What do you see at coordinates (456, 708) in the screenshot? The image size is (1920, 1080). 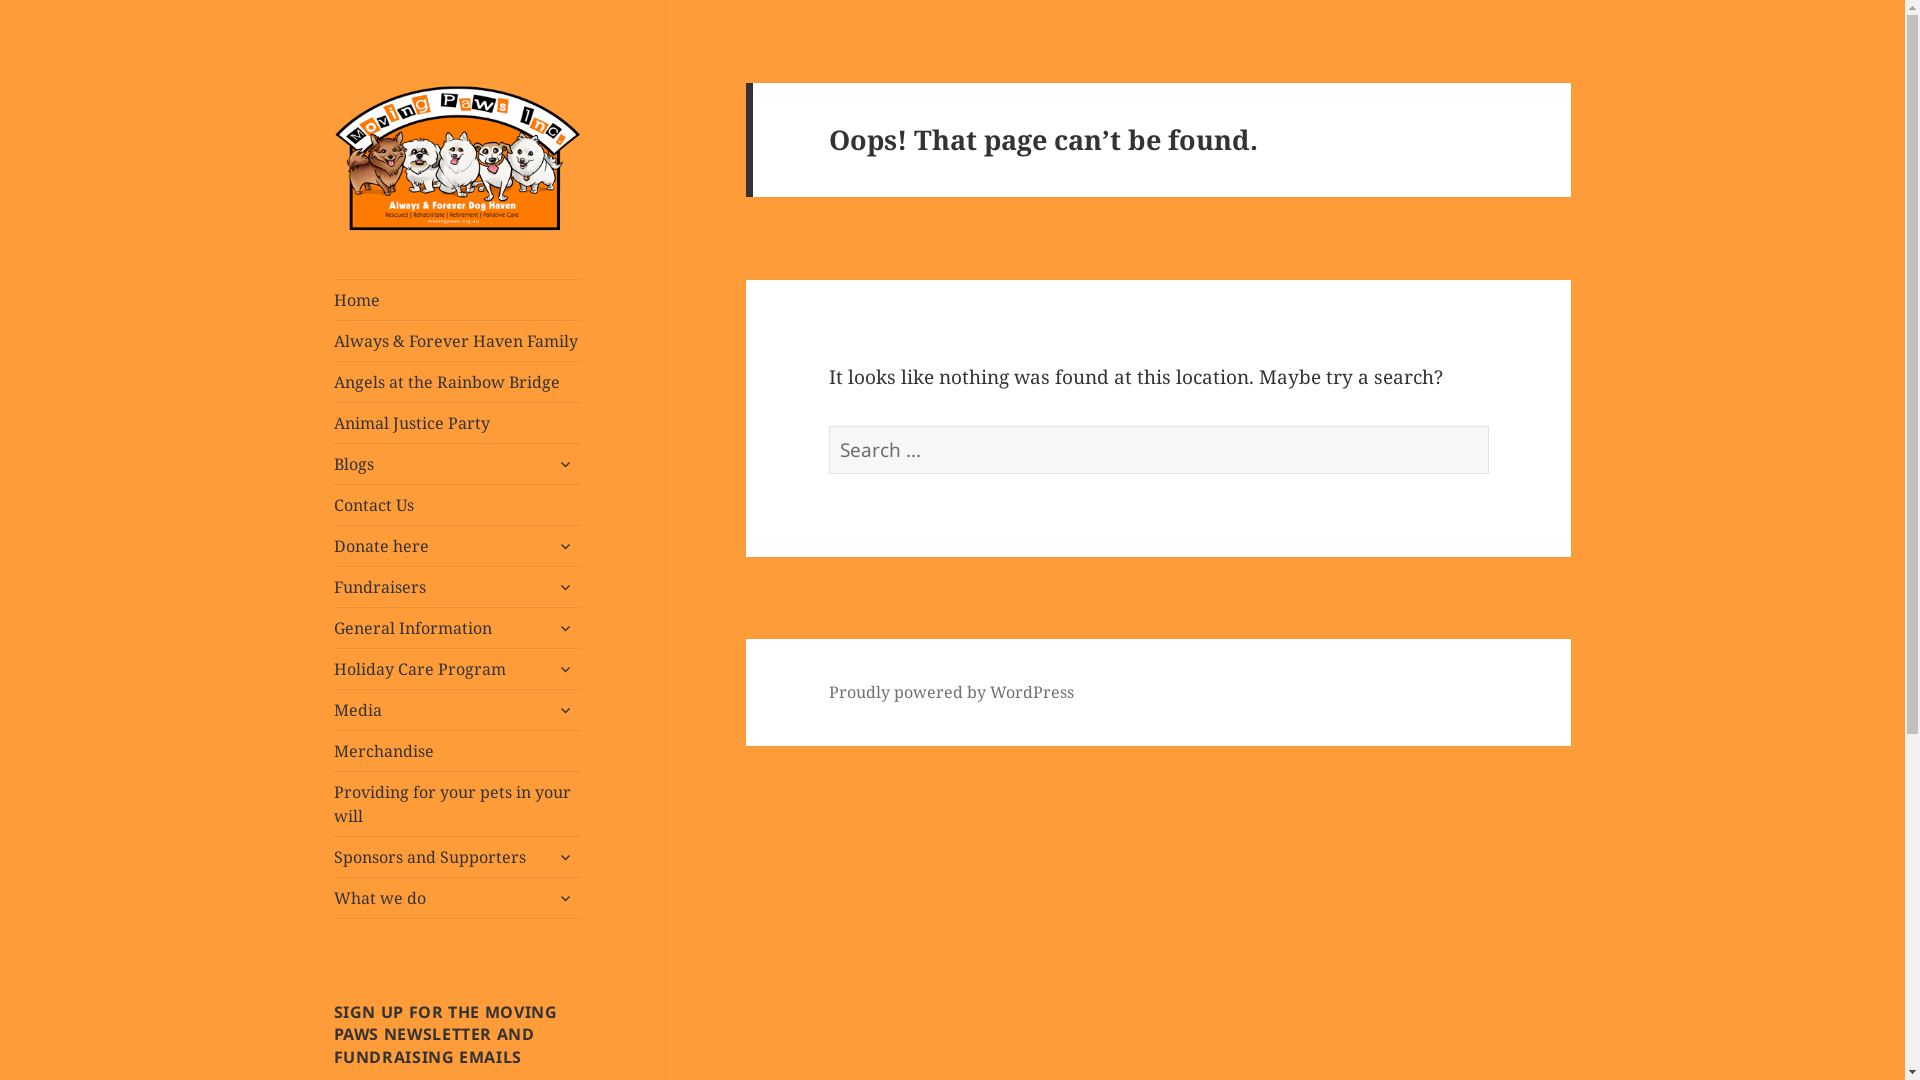 I see `'Media'` at bounding box center [456, 708].